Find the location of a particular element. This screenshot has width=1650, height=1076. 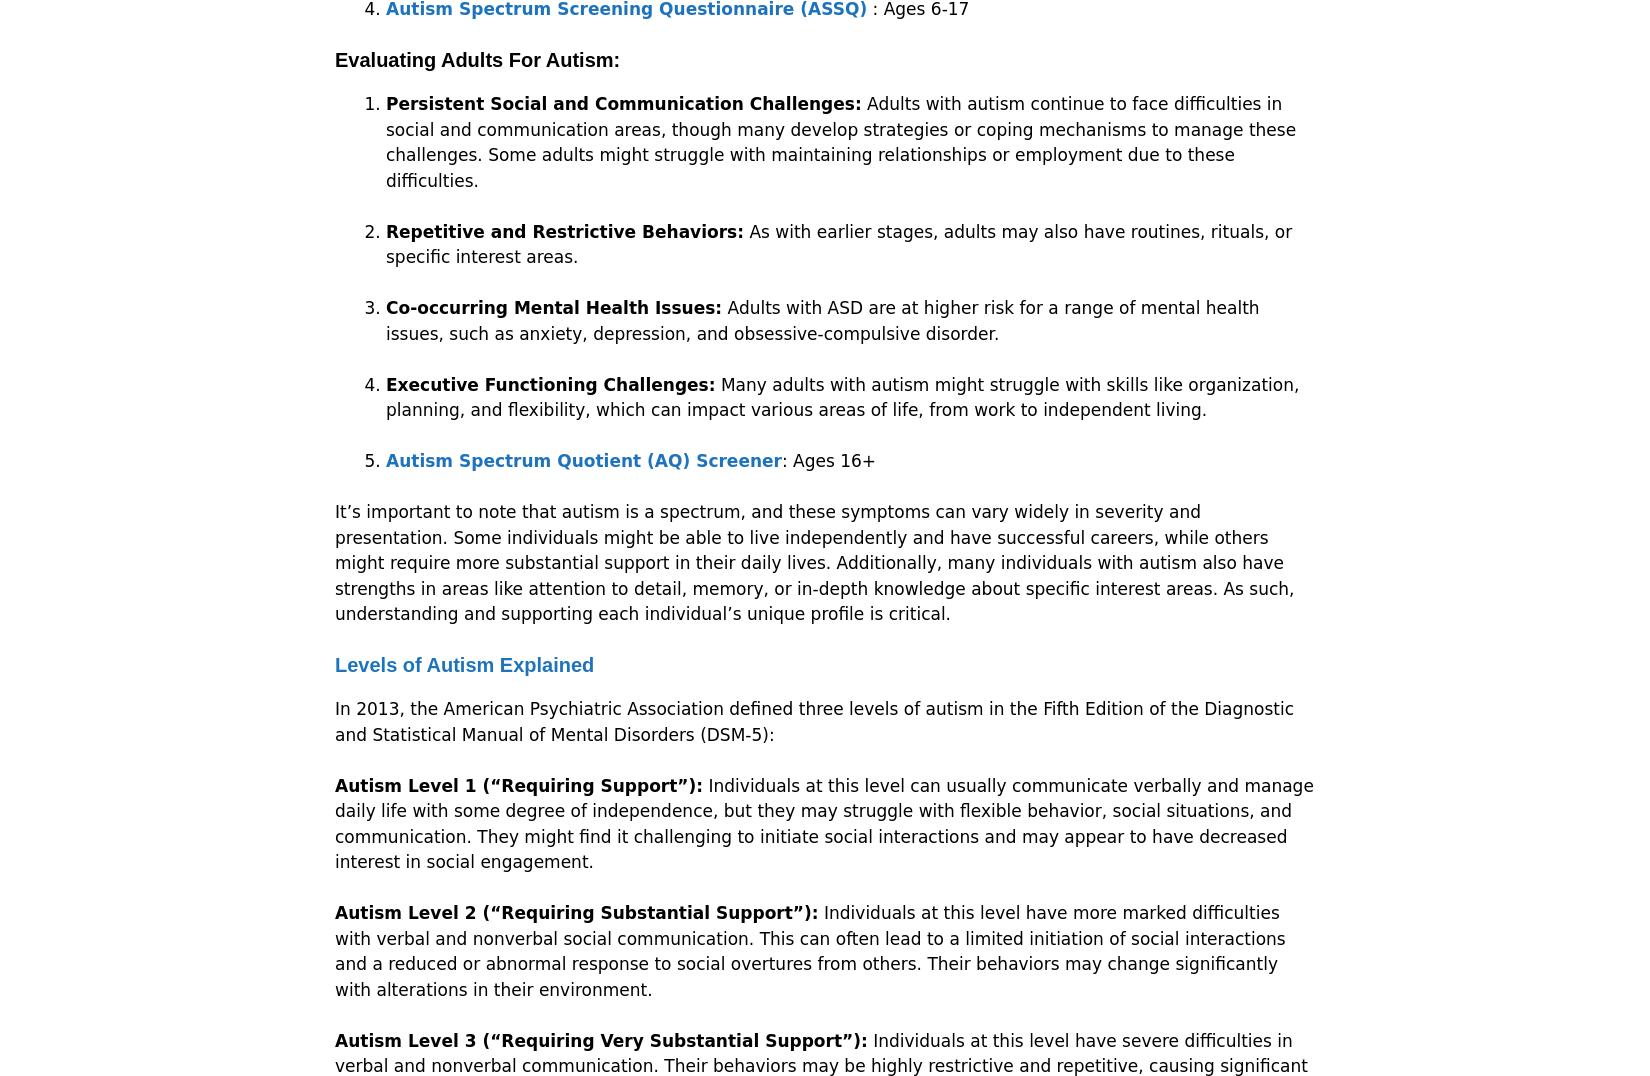

'Autism Level 2 (“Requiring Substantial Support”):' is located at coordinates (575, 911).